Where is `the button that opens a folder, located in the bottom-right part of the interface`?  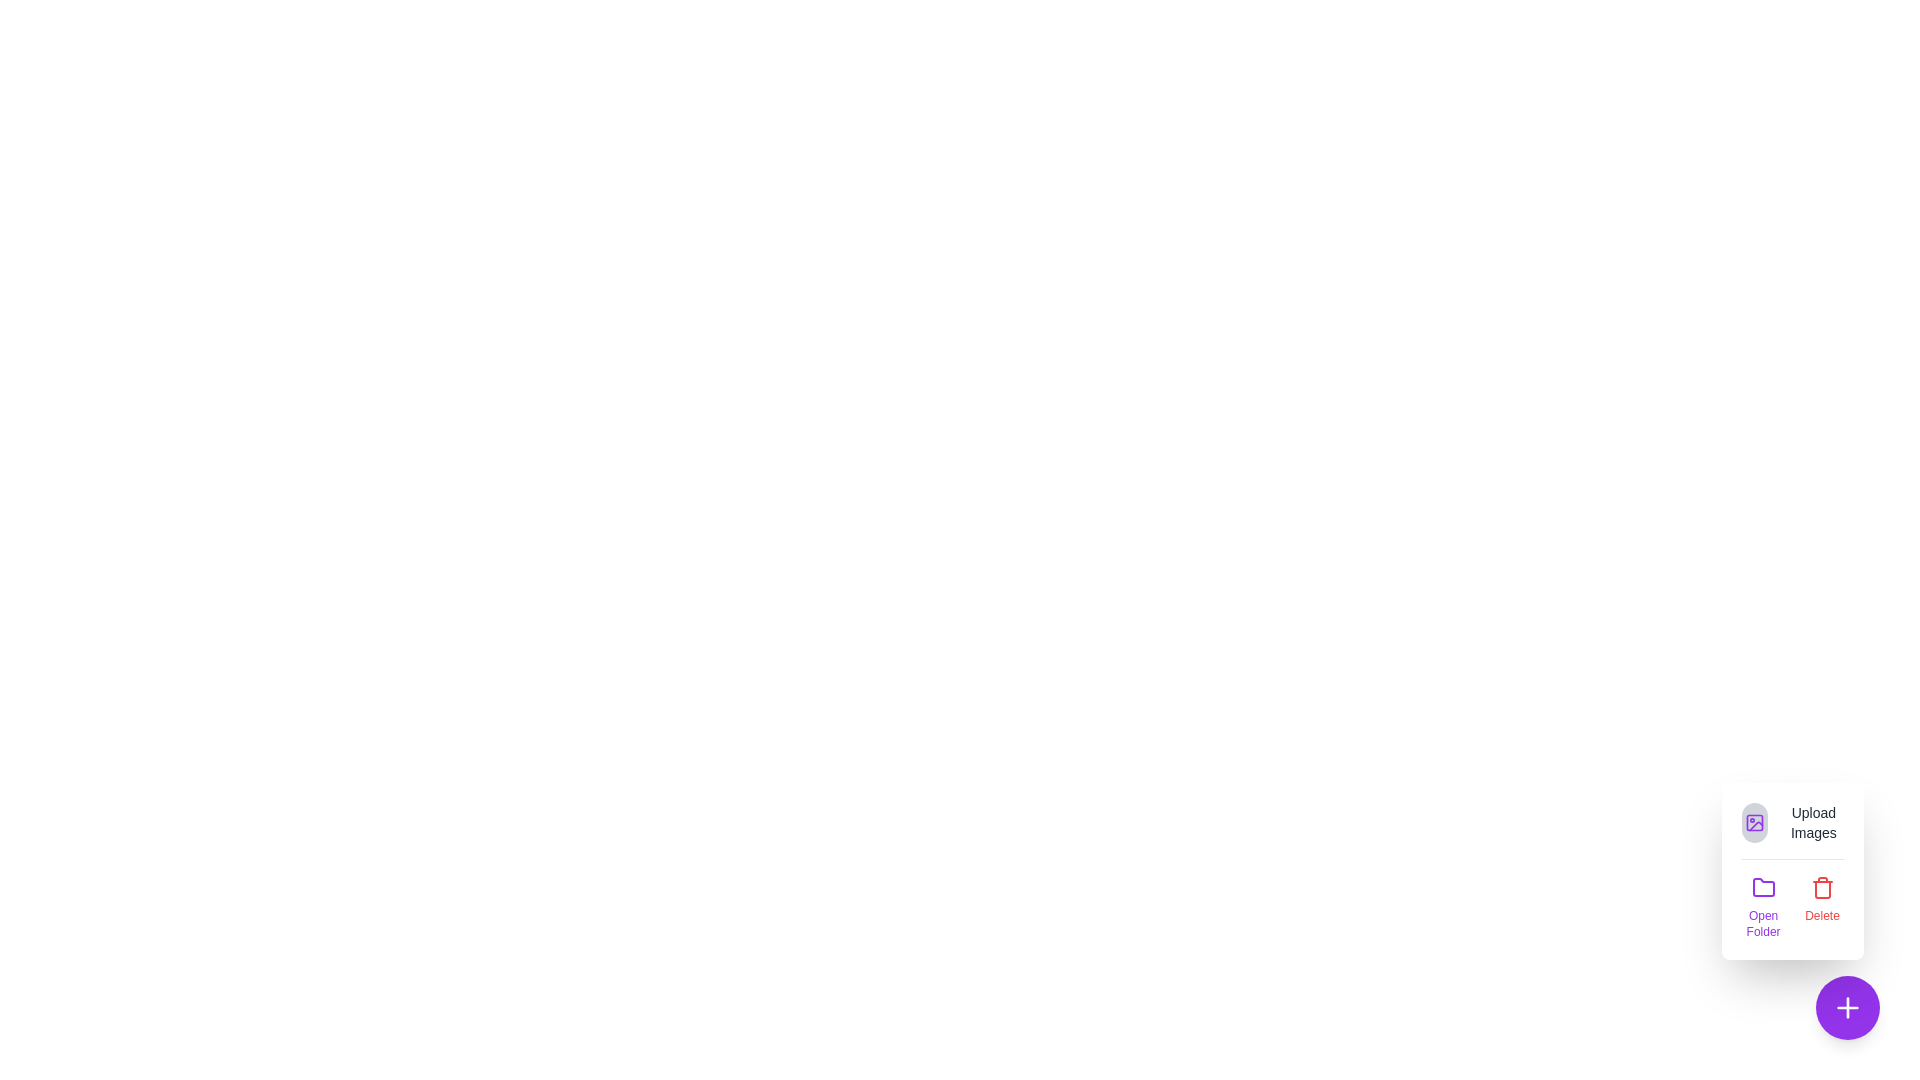 the button that opens a folder, located in the bottom-right part of the interface is located at coordinates (1763, 907).